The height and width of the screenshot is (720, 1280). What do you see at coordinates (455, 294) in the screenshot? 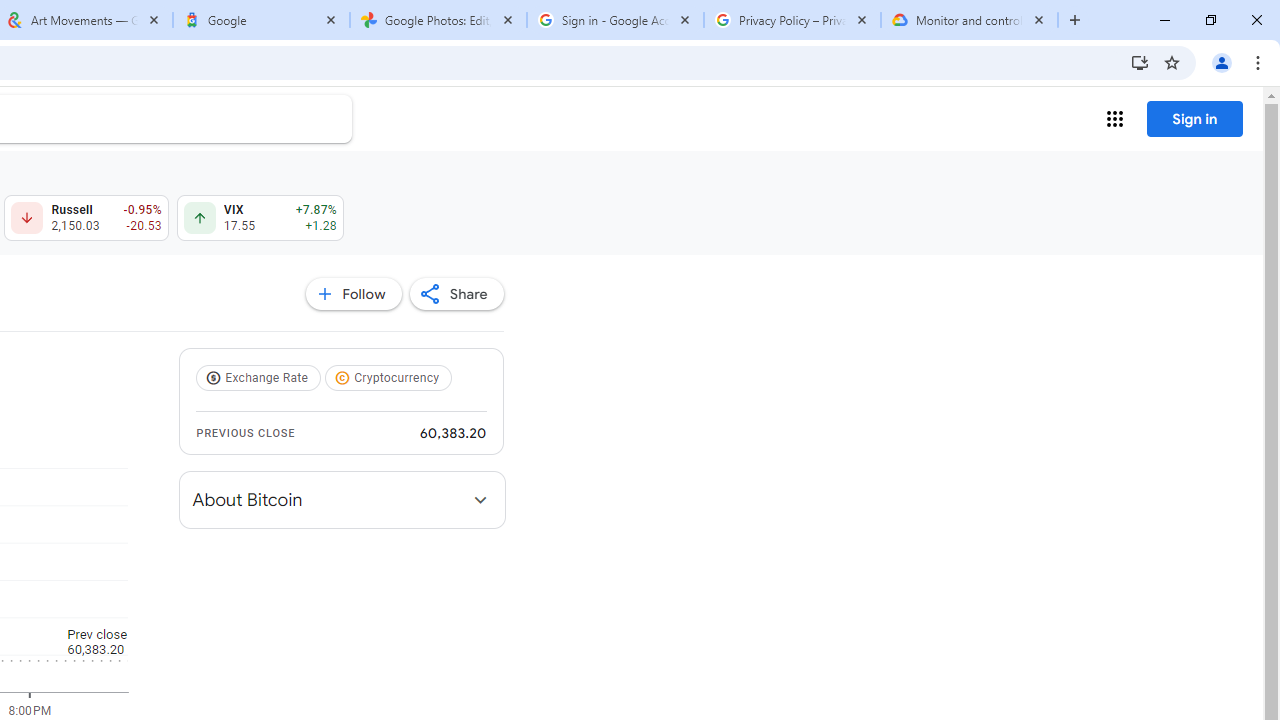
I see `'Share'` at bounding box center [455, 294].